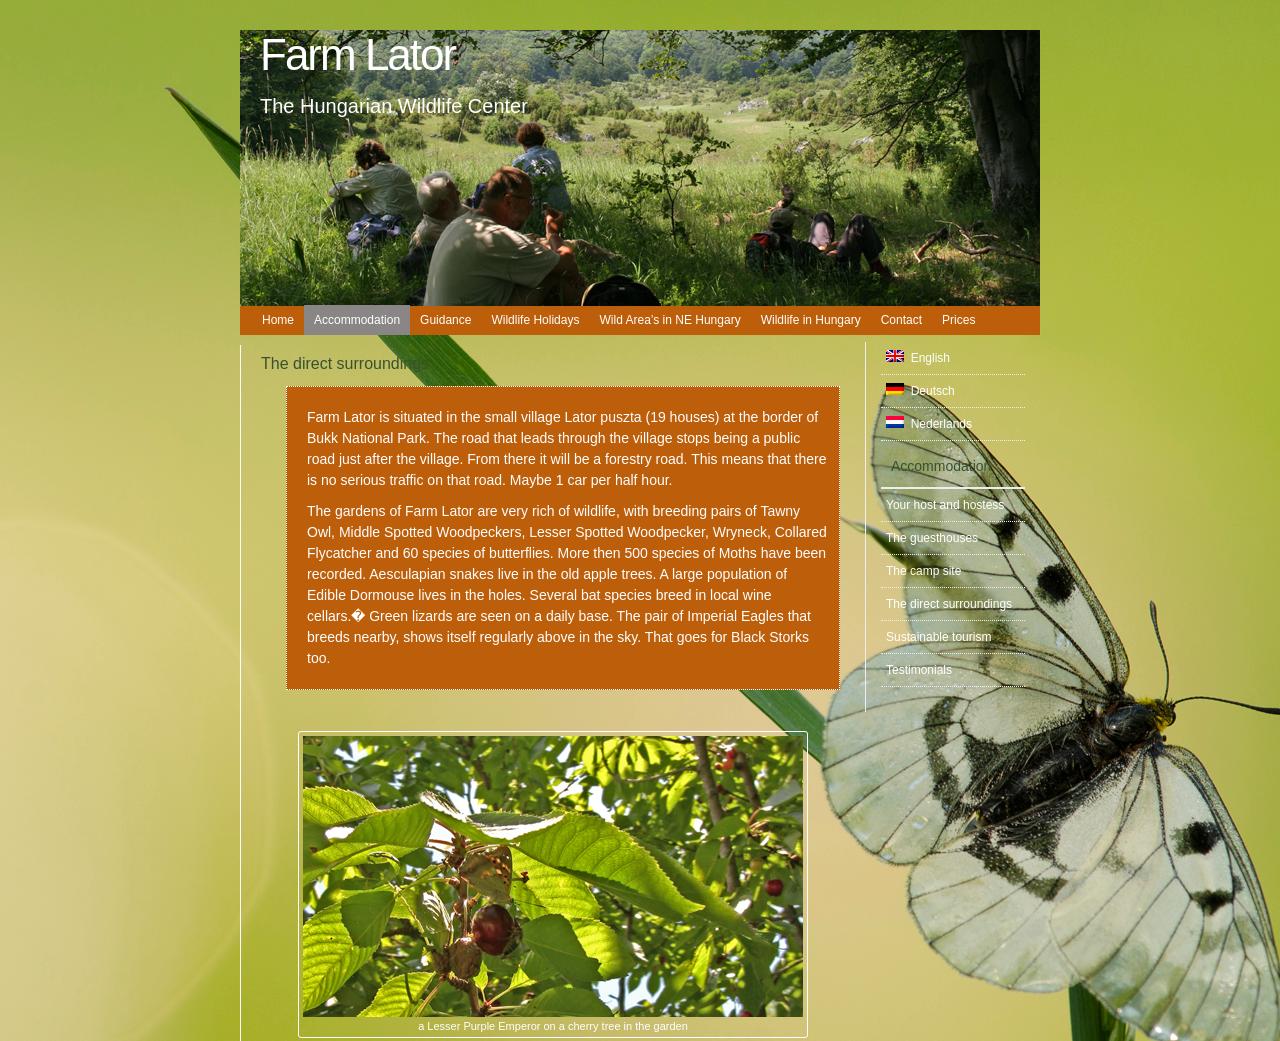  Describe the element at coordinates (565, 447) in the screenshot. I see `'Farm Lator is situated in the small village Lator puszta (19 houses) at the border of Bukk National Park. The road that leads through the village stops being a public road just after the village. From there it will be a forestry road. This means that there is no serious traffic on that road. Maybe 1 car per half hour.'` at that location.